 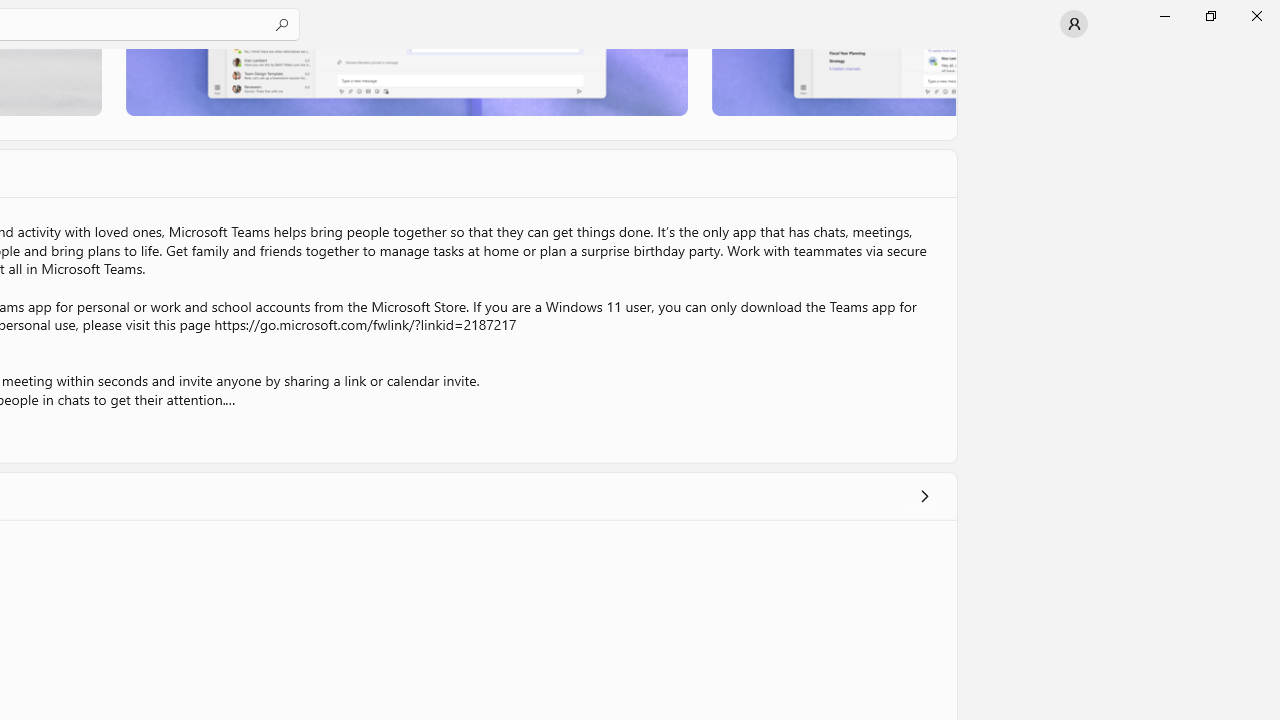 I want to click on 'Show all ratings and reviews', so click(x=923, y=495).